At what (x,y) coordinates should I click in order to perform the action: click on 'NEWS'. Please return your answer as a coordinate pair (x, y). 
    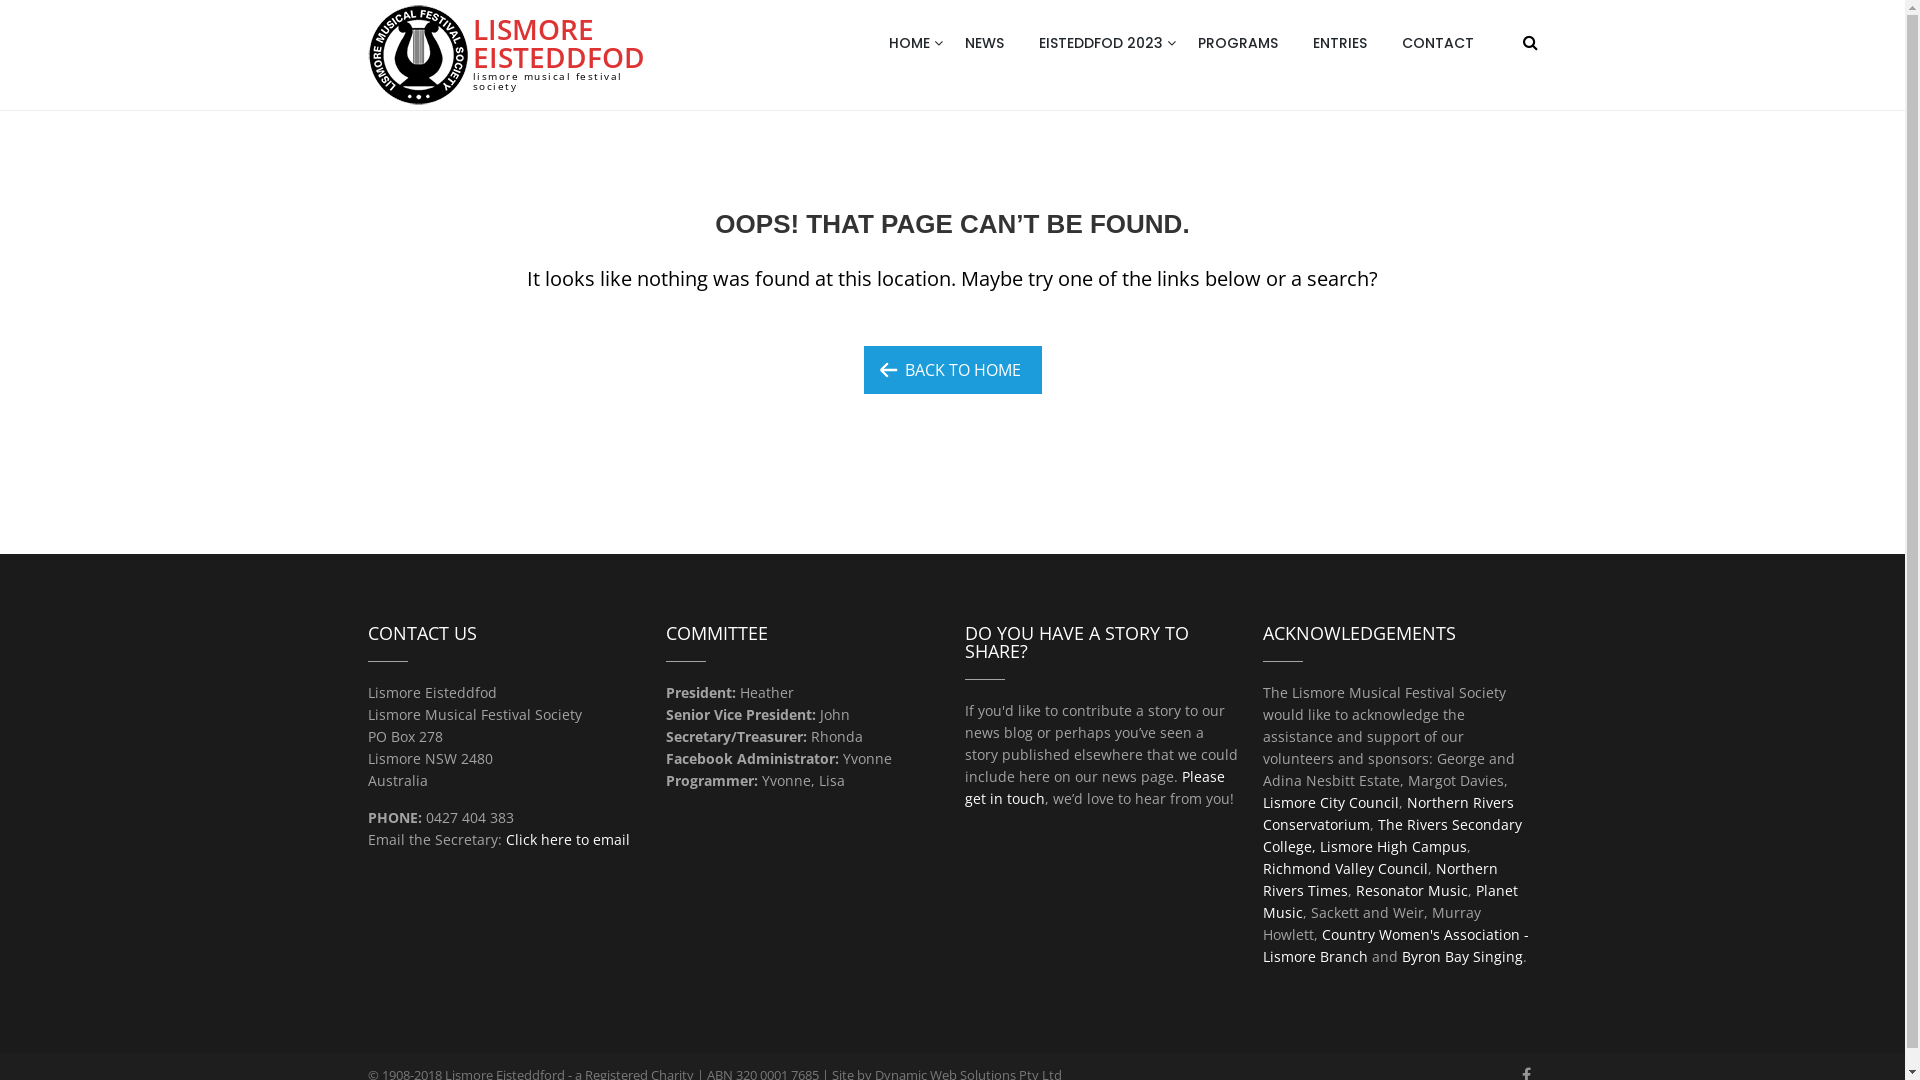
    Looking at the image, I should click on (994, 42).